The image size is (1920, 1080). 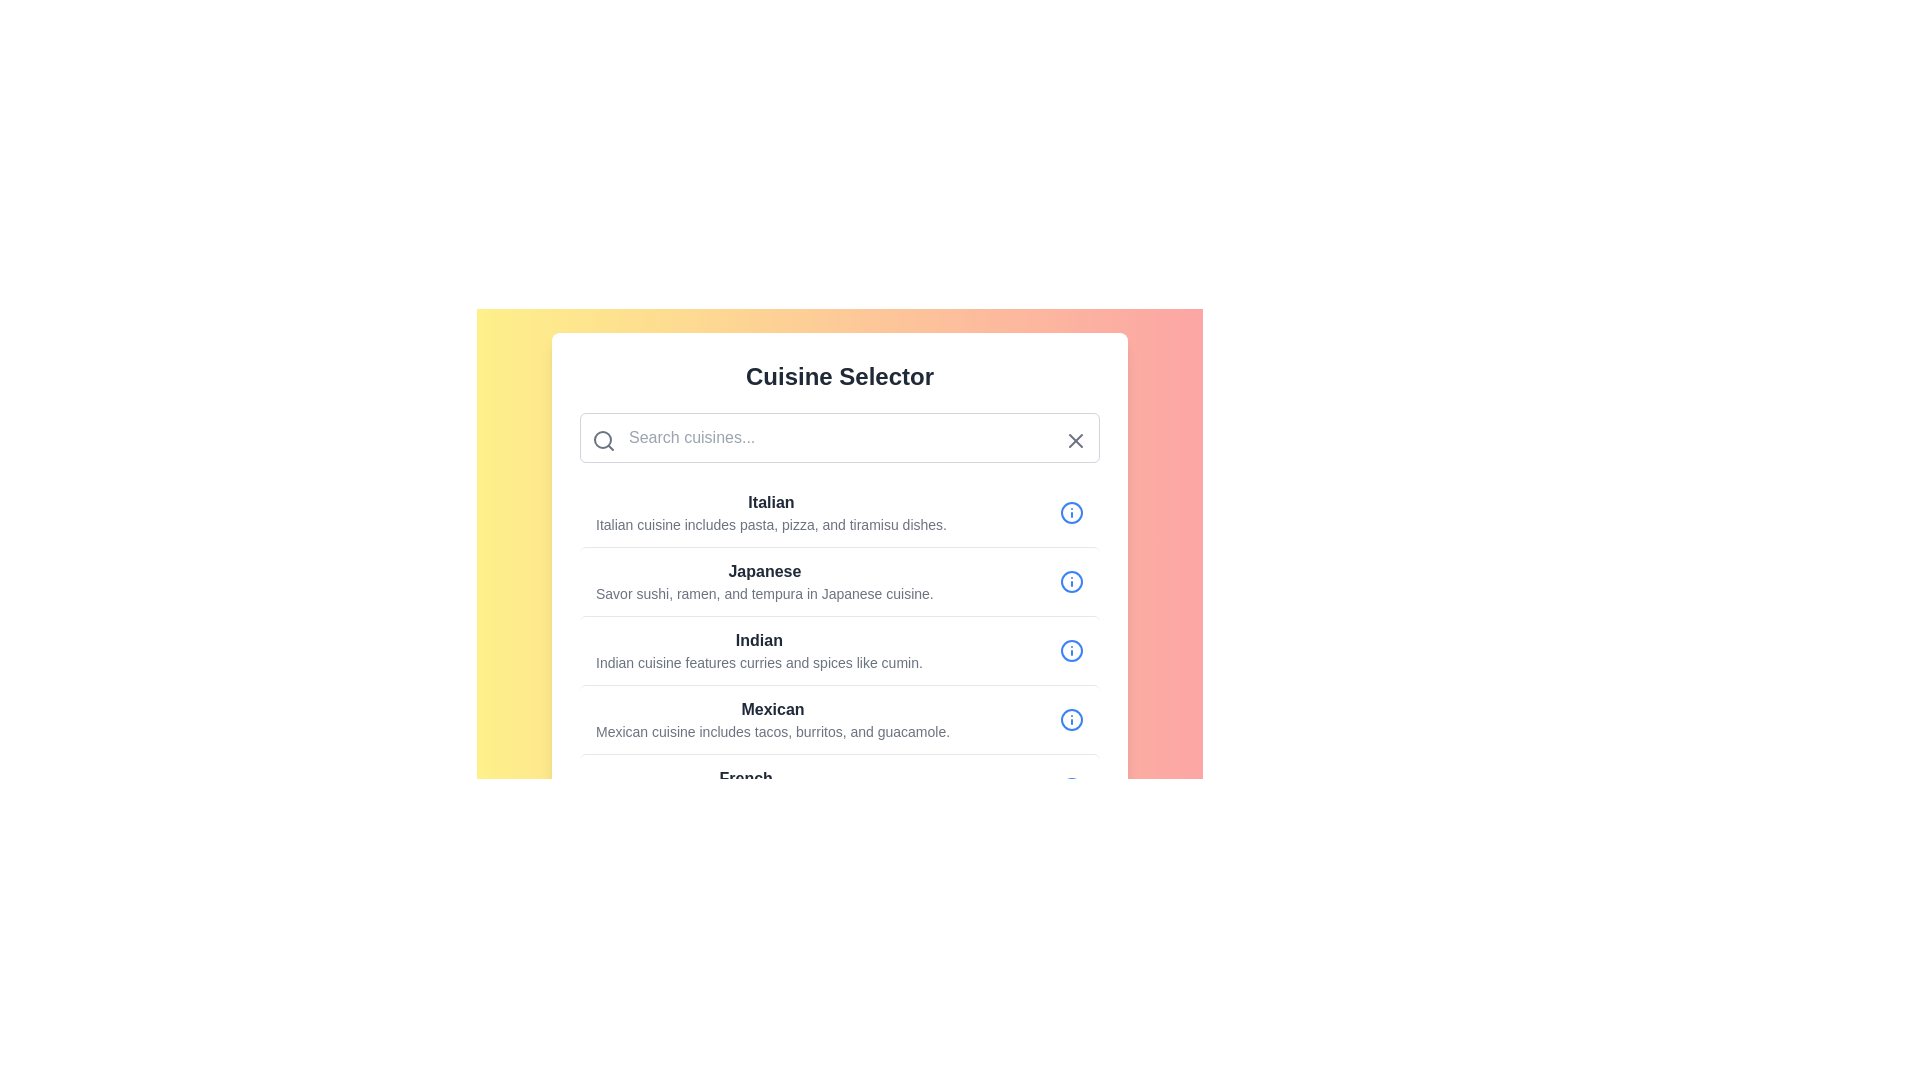 What do you see at coordinates (840, 590) in the screenshot?
I see `the 'Japanese' list item in the stack view` at bounding box center [840, 590].